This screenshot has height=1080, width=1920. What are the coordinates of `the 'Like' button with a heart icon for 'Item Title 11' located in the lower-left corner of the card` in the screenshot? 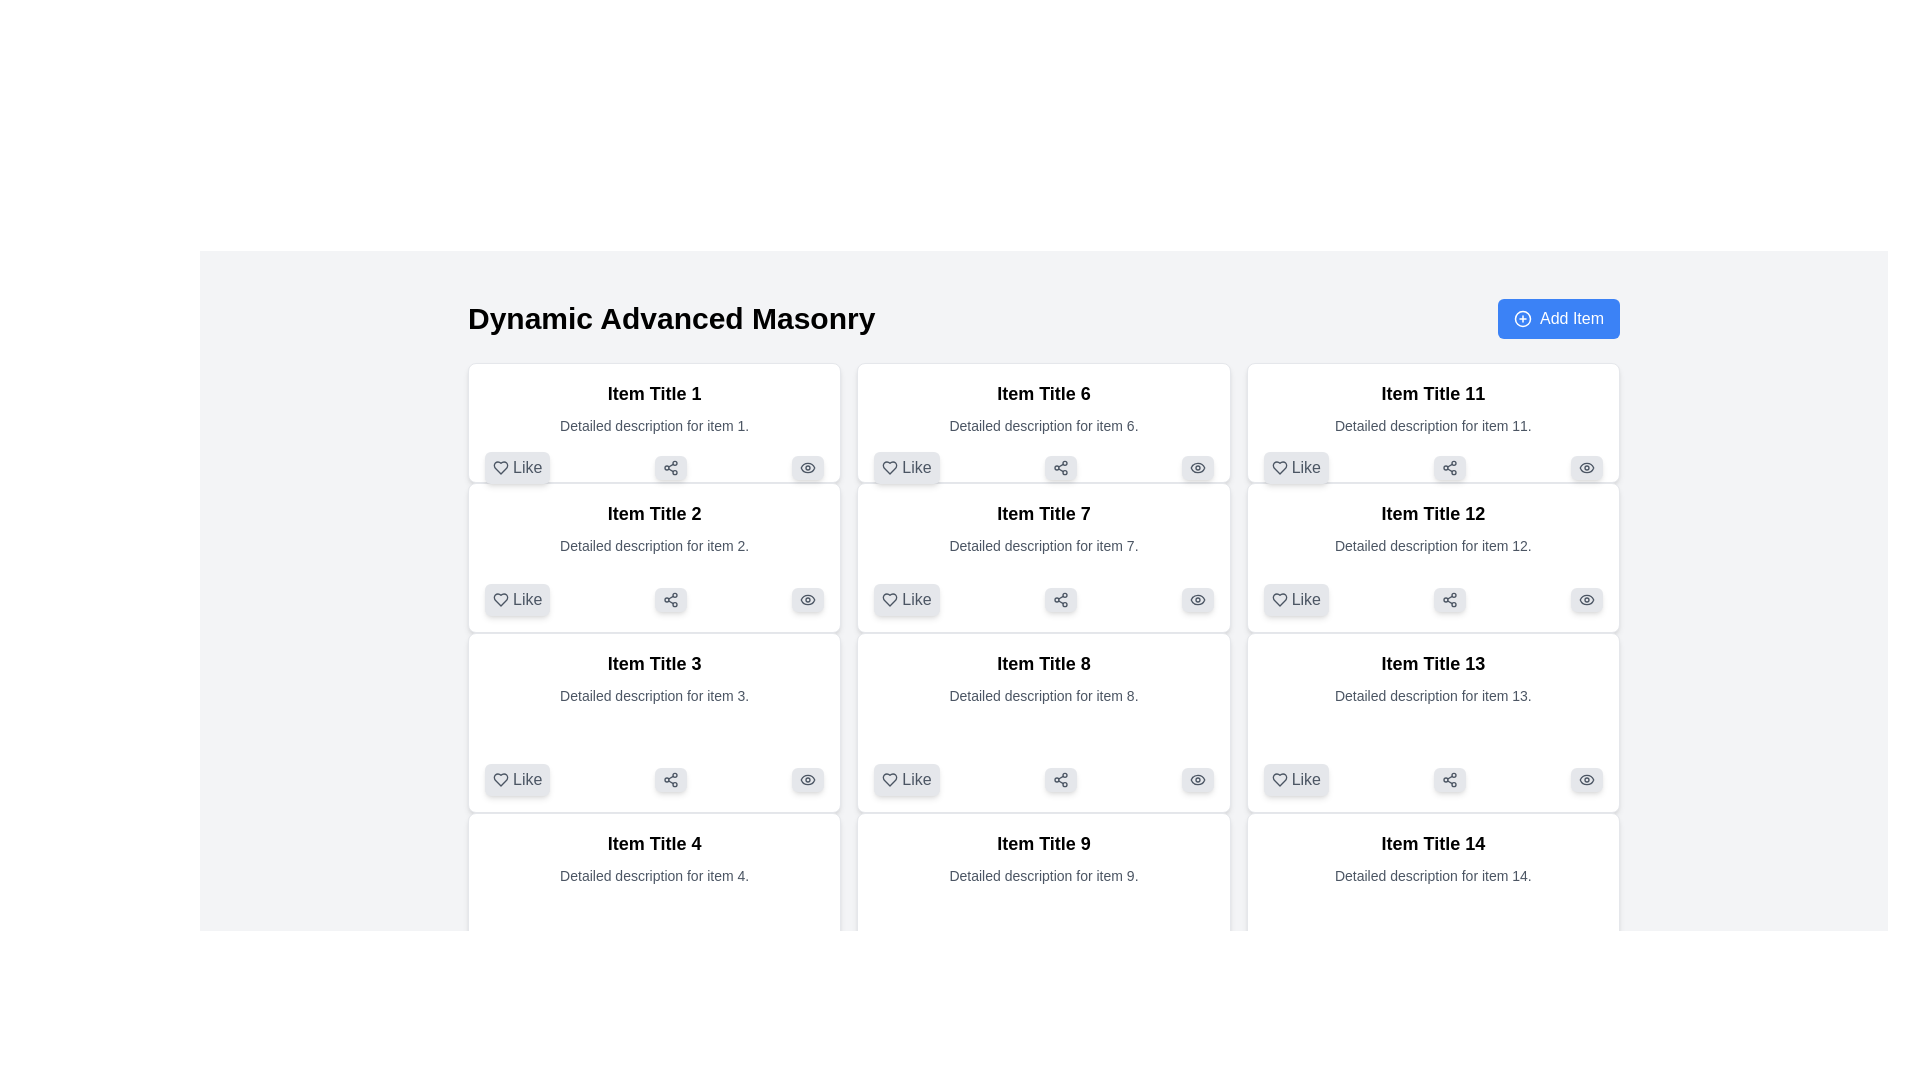 It's located at (1296, 467).